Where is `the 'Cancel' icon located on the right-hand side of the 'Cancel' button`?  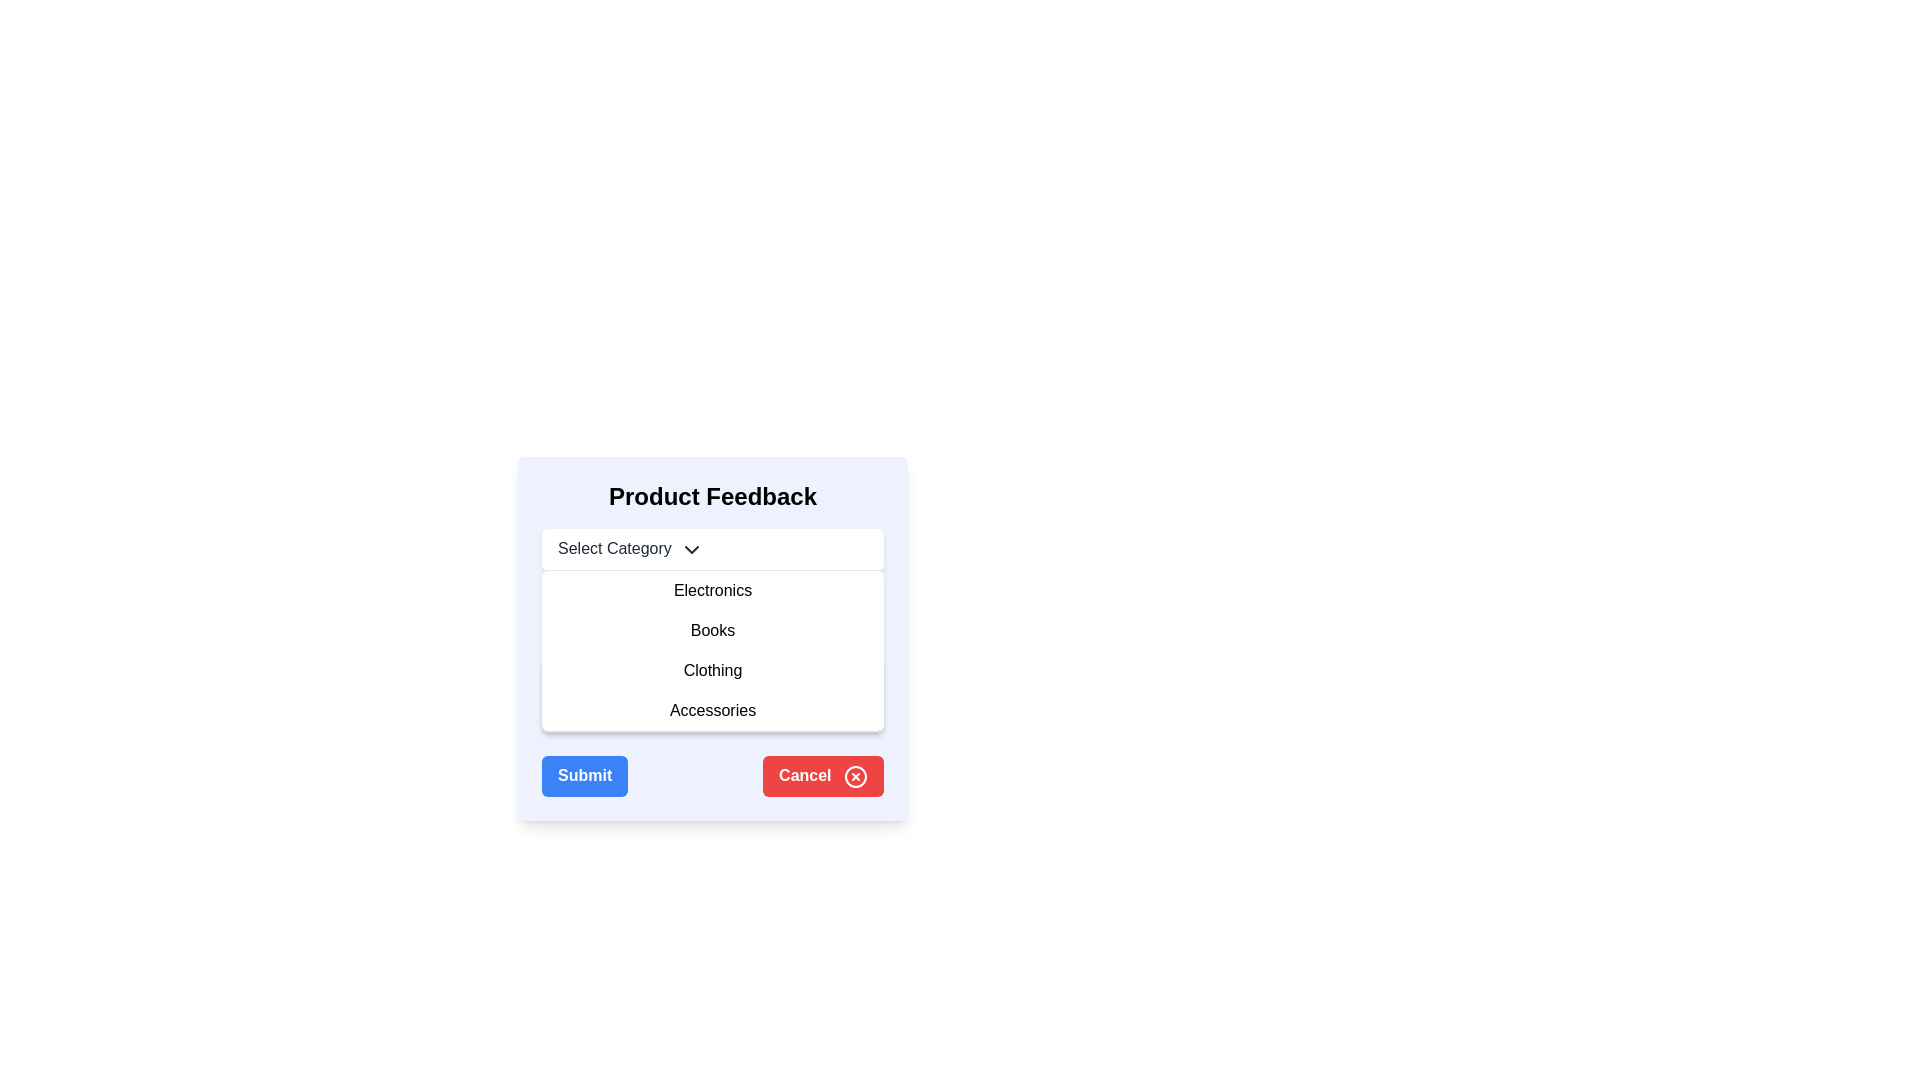
the 'Cancel' icon located on the right-hand side of the 'Cancel' button is located at coordinates (855, 774).